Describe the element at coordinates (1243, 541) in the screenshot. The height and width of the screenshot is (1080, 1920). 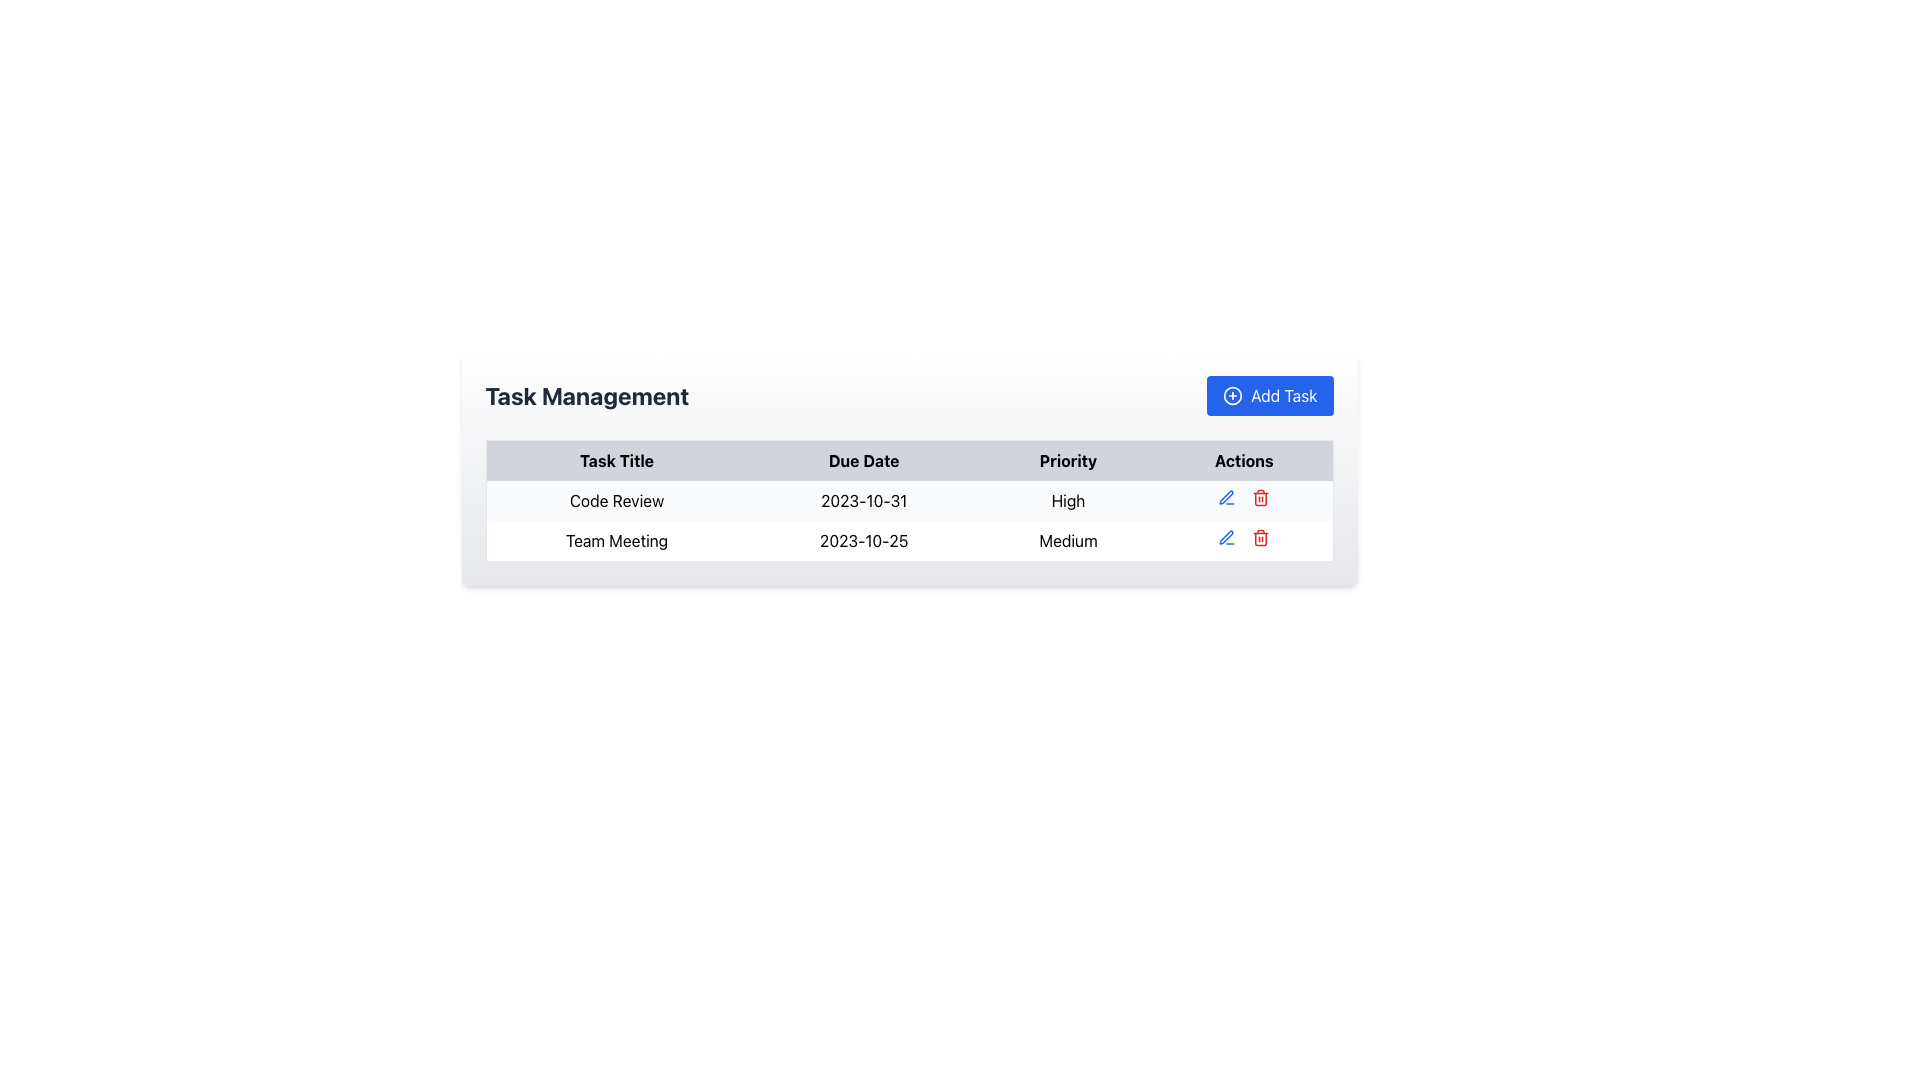
I see `the non-interactive visual placeholder or separator in the 'Actions' column for the 'Team Meeting' row, which is the fourth cell and positioned adjacent to the delete and edit buttons` at that location.